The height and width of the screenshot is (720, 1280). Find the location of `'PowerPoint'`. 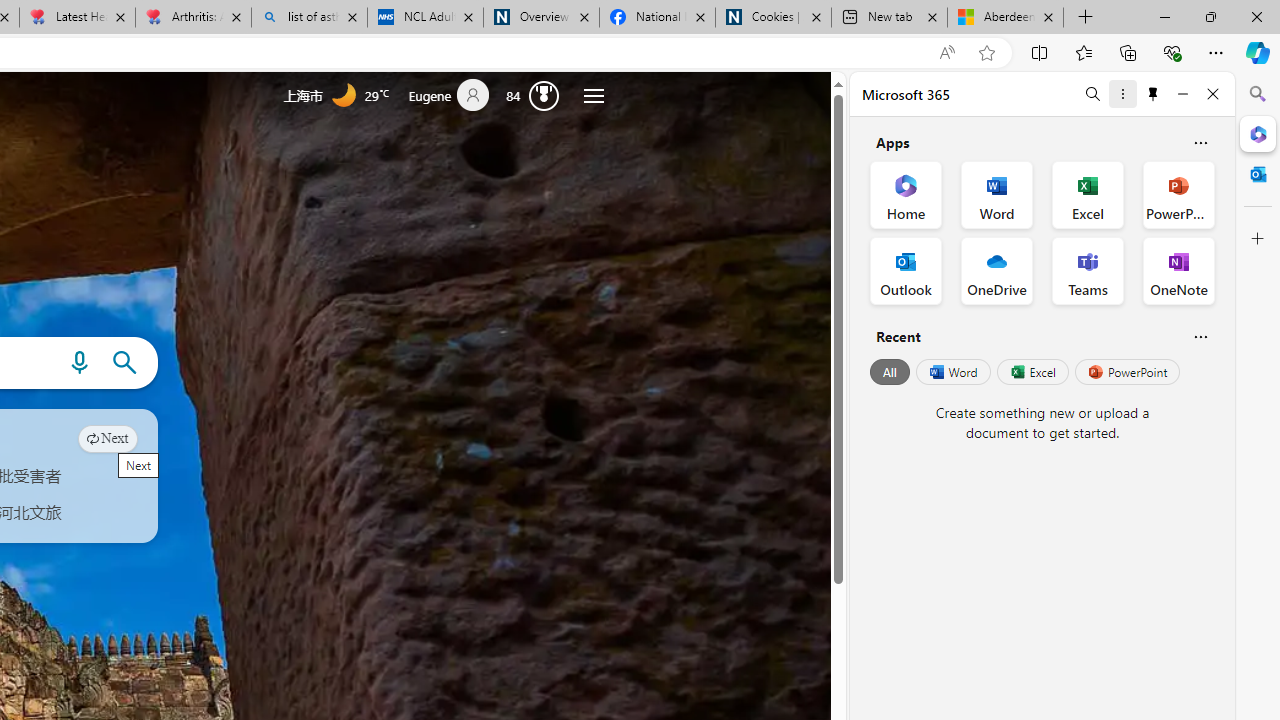

'PowerPoint' is located at coordinates (1127, 372).